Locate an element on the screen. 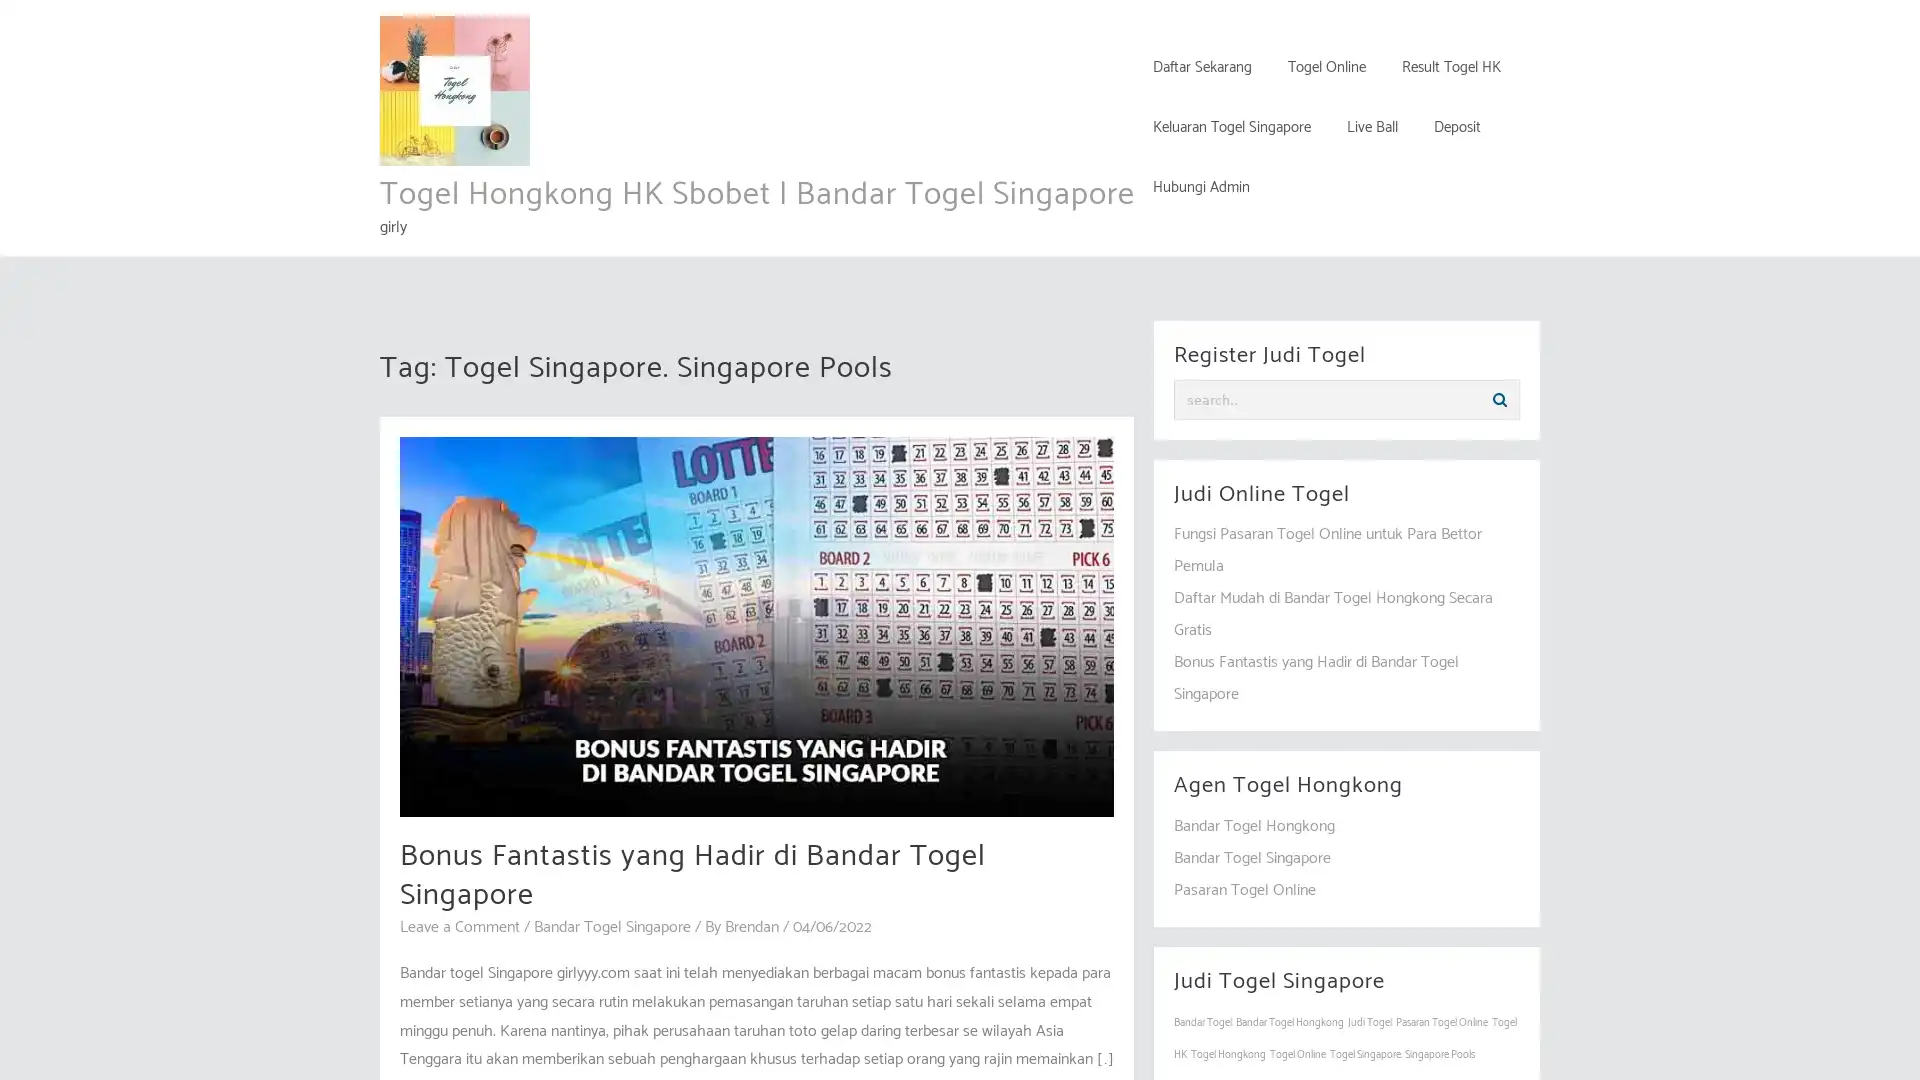 This screenshot has height=1080, width=1920. Search is located at coordinates (1499, 400).